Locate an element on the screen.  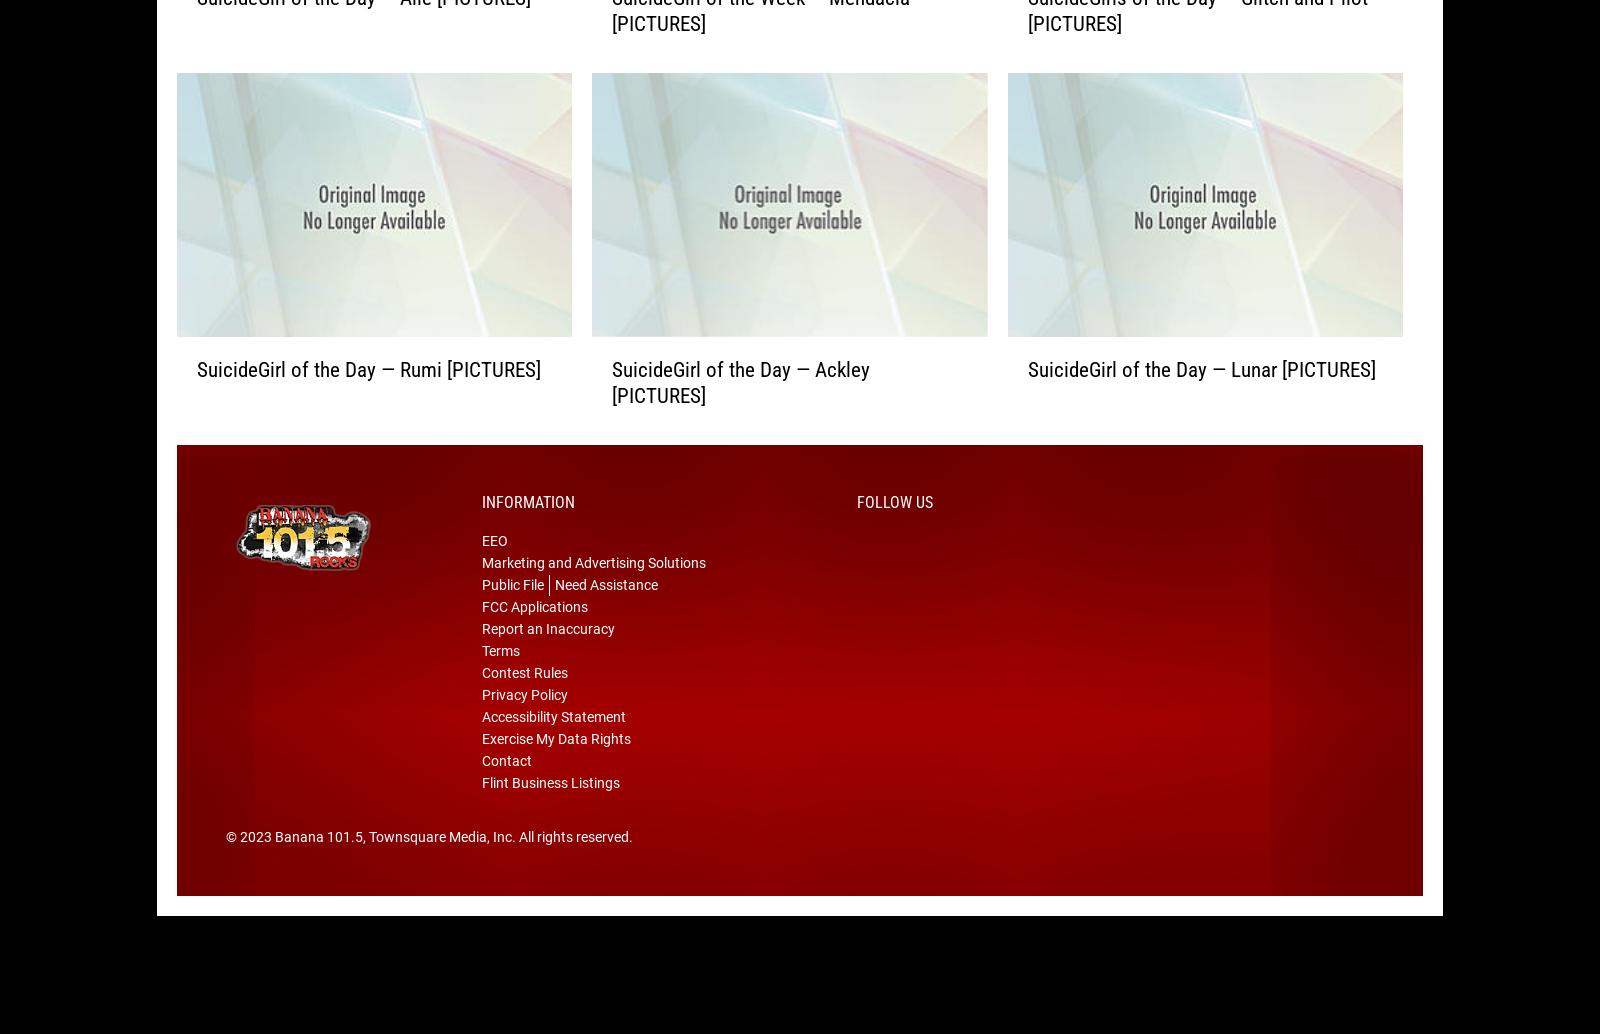
', Townsquare Media, Inc' is located at coordinates (363, 867).